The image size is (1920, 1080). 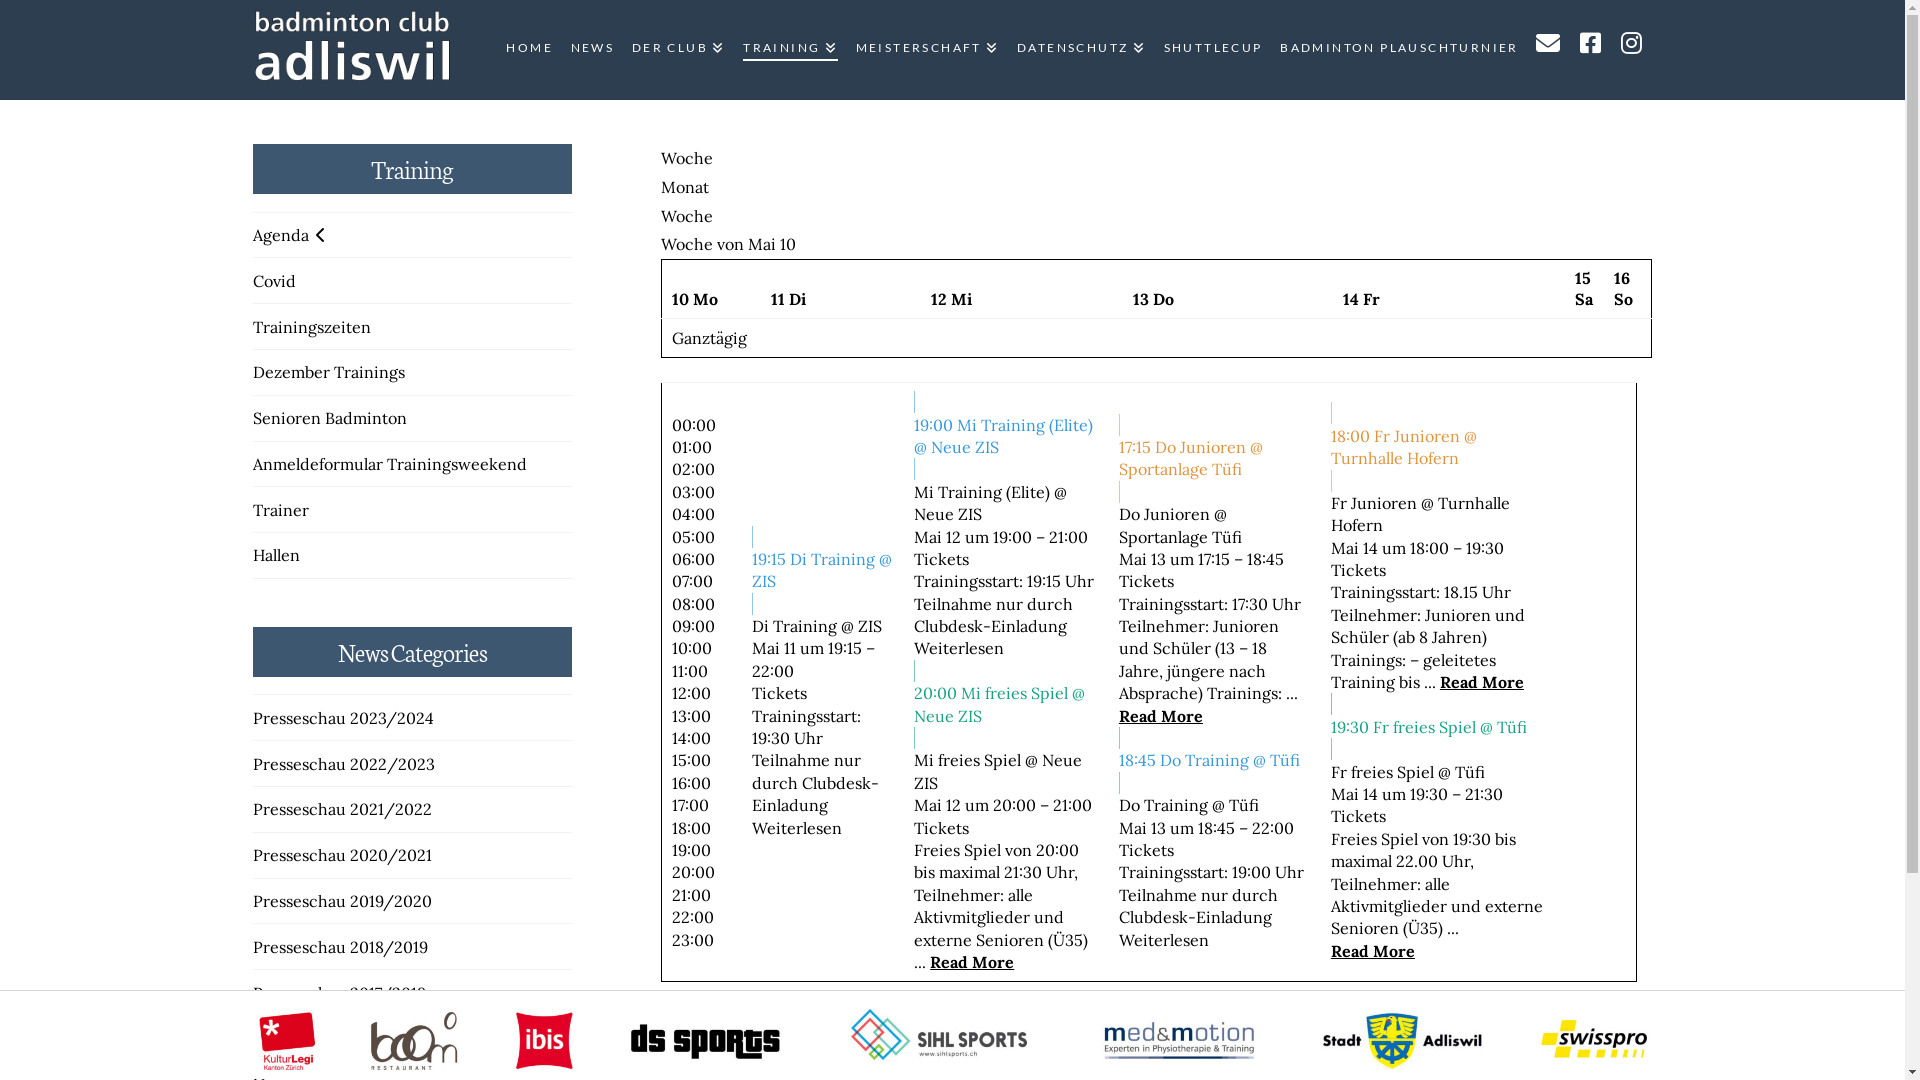 I want to click on 'Trainer', so click(x=278, y=508).